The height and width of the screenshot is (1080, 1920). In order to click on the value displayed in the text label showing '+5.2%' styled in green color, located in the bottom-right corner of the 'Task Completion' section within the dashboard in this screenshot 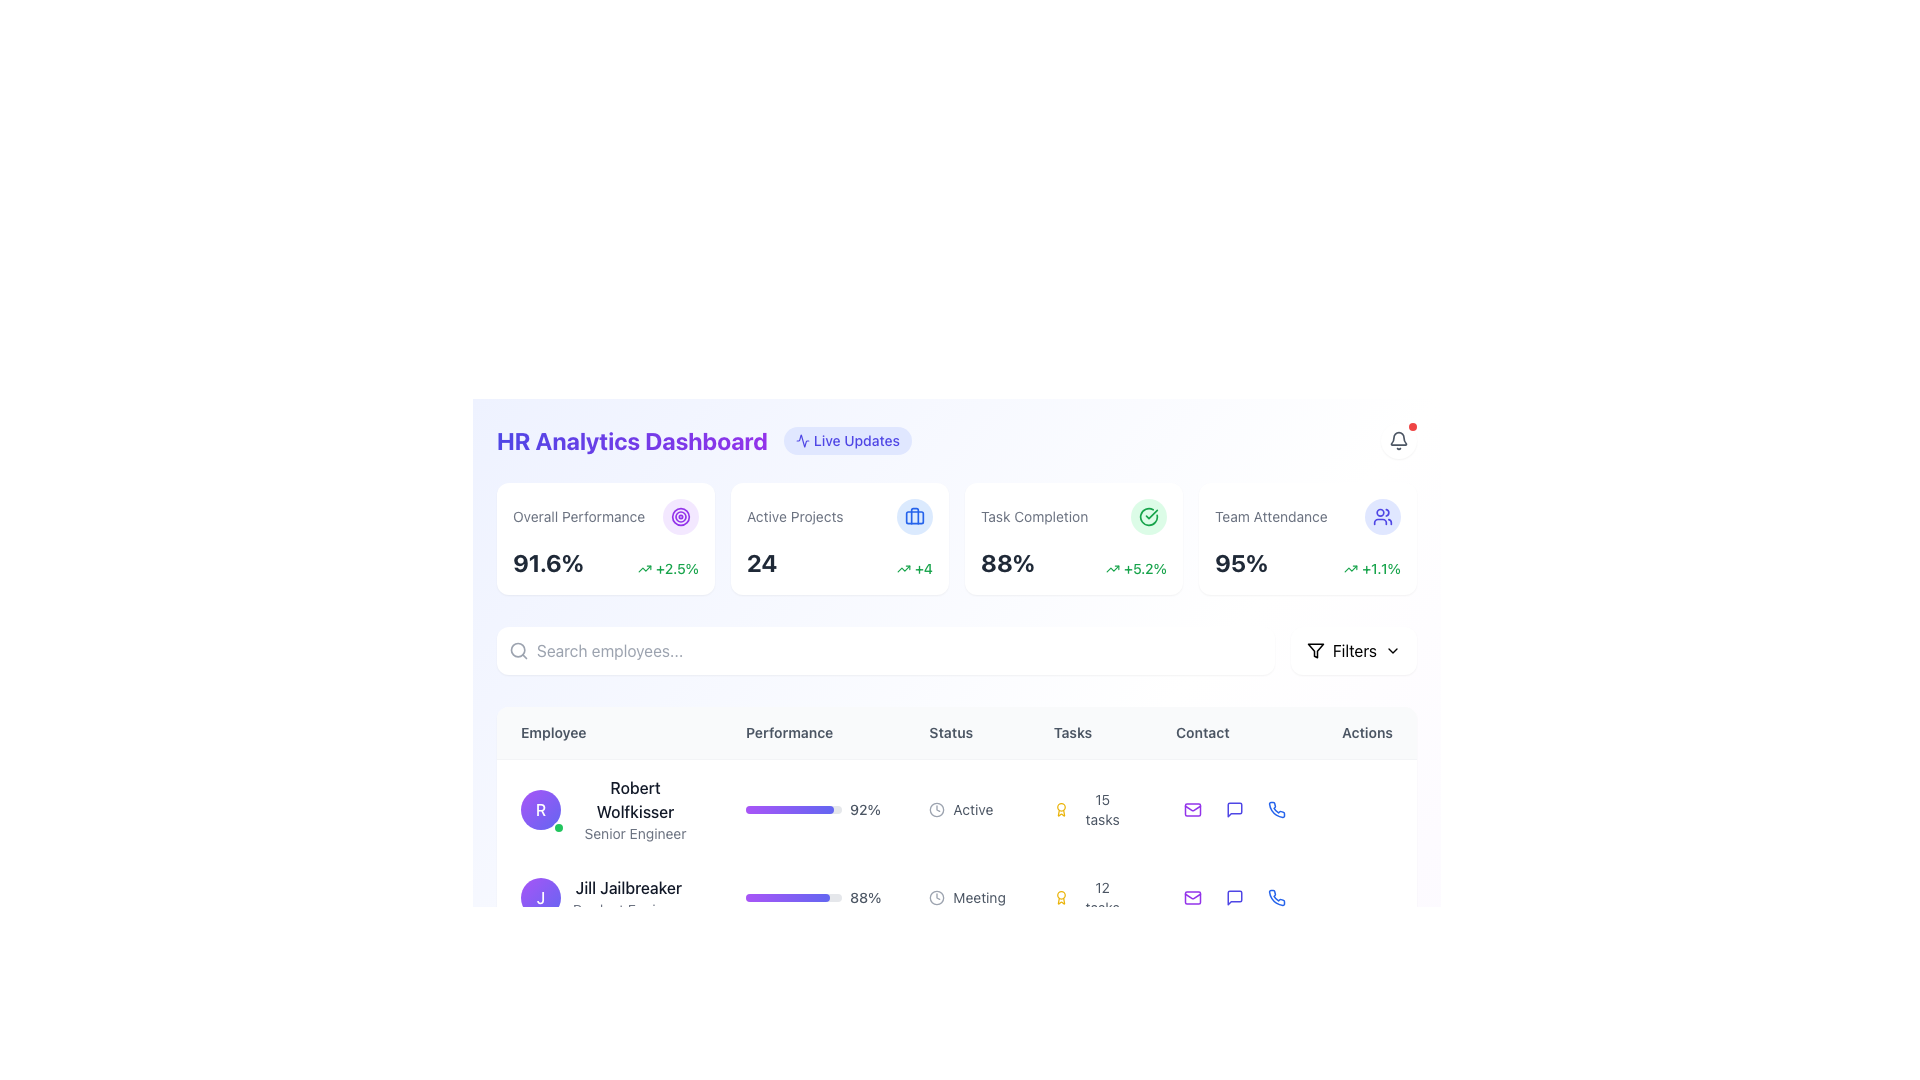, I will do `click(1136, 569)`.